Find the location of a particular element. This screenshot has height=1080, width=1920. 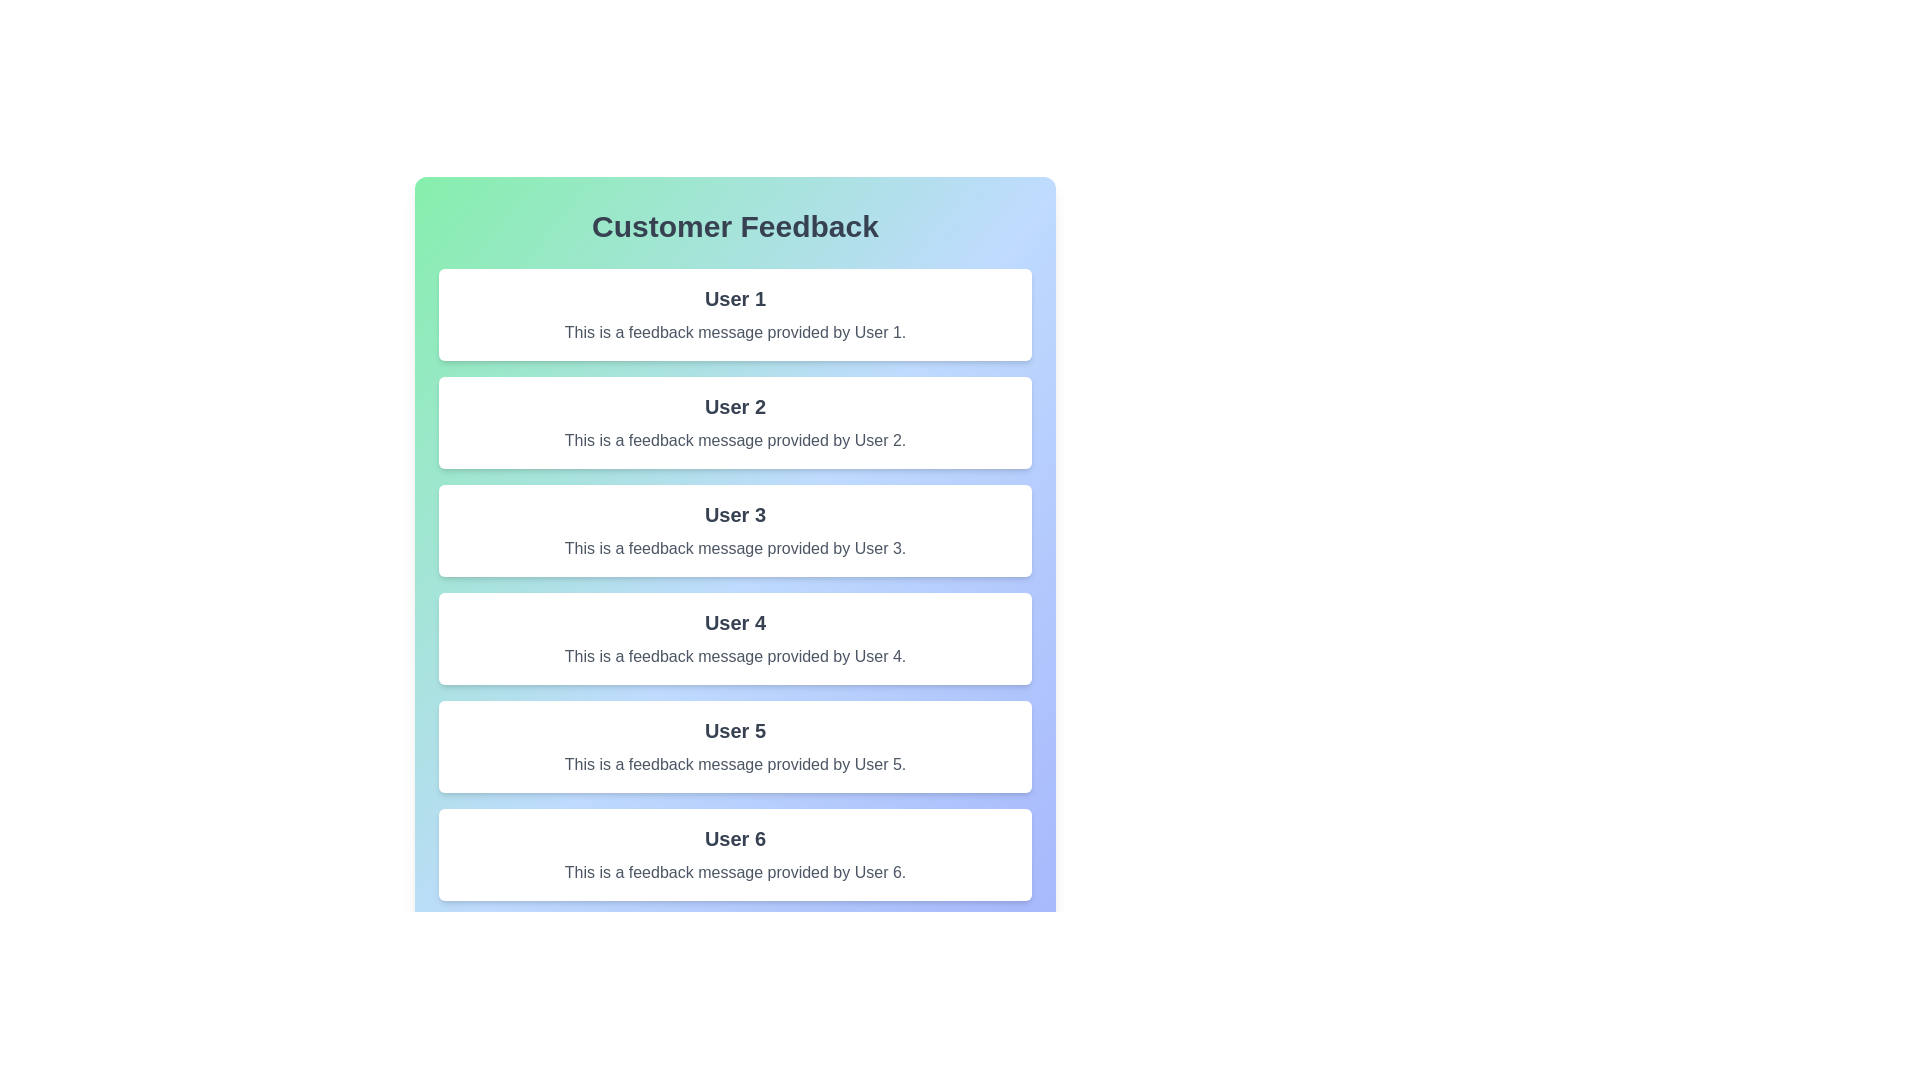

the feedback display box showing 'User 2' and their feedback message, which is the second rectangular section in a vertically stacked list is located at coordinates (734, 422).